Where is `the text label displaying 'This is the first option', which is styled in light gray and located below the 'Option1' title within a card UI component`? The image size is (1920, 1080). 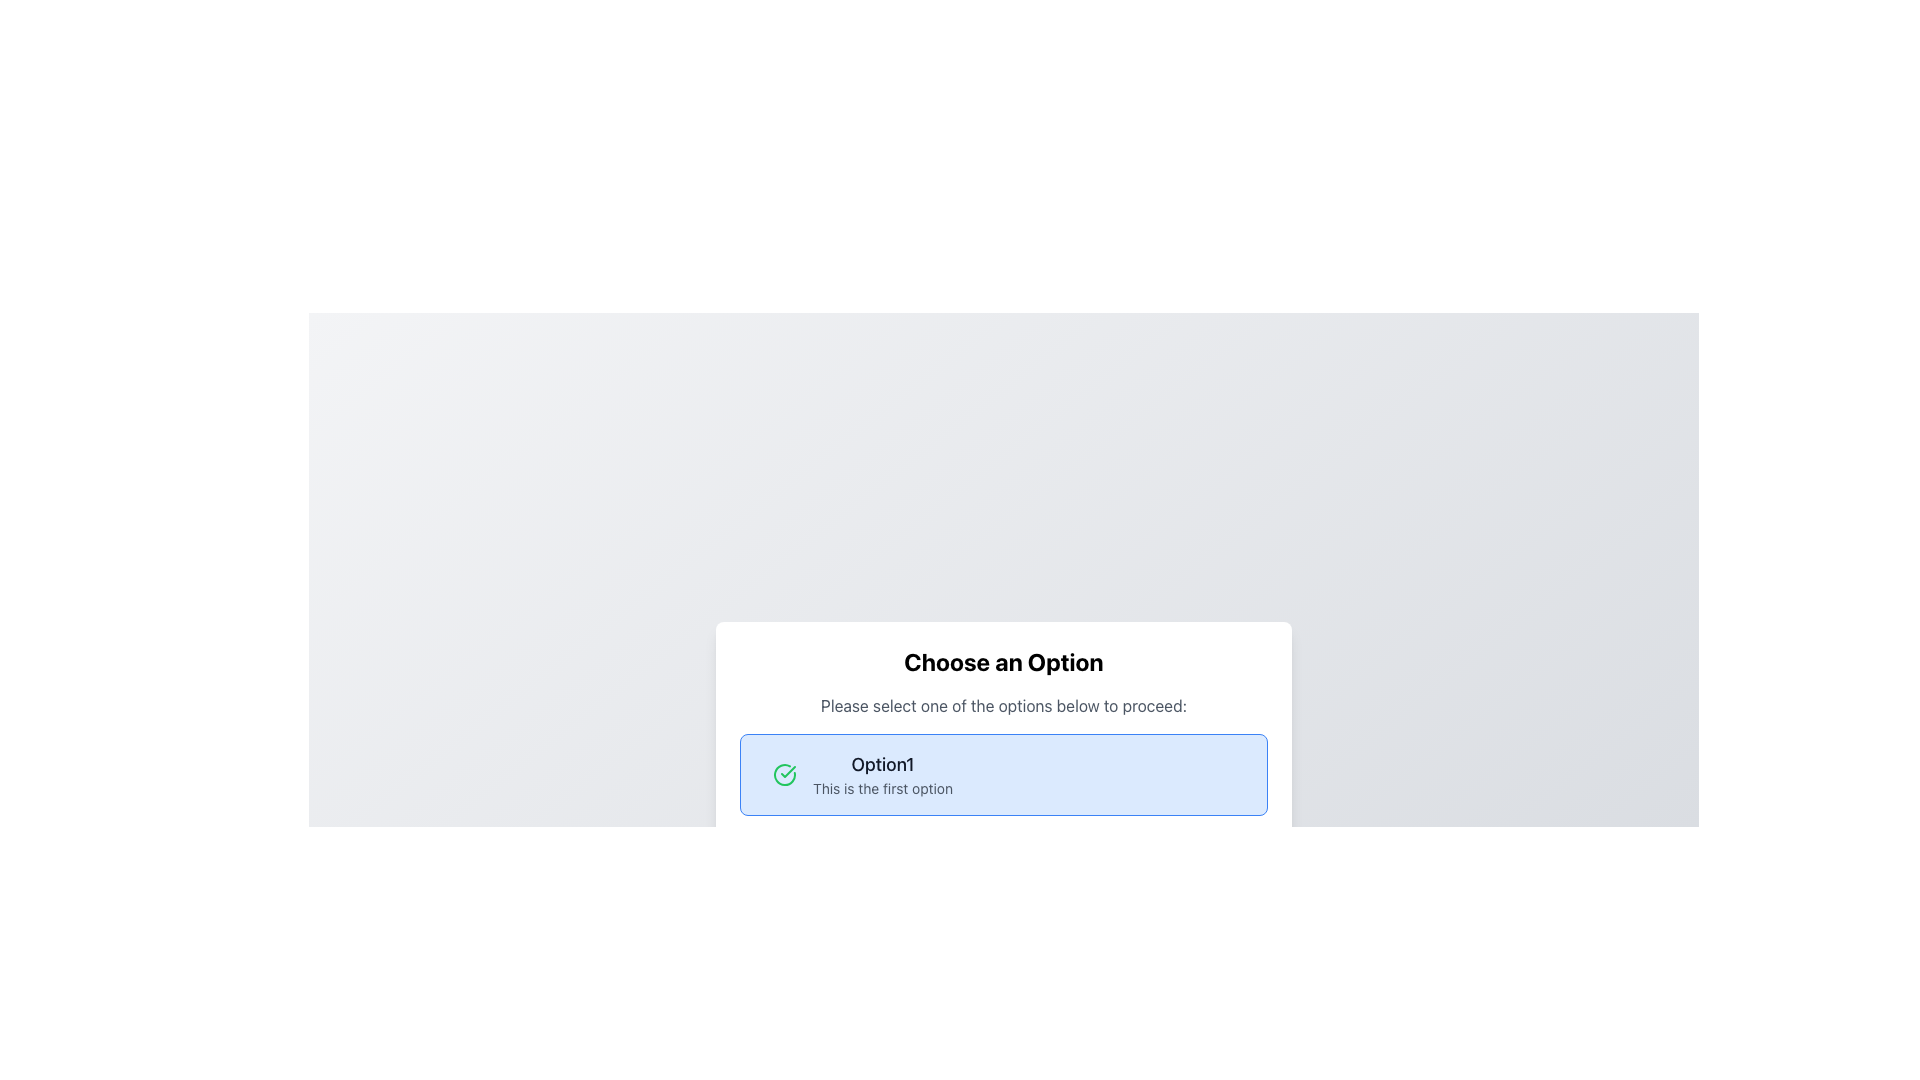
the text label displaying 'This is the first option', which is styled in light gray and located below the 'Option1' title within a card UI component is located at coordinates (882, 788).